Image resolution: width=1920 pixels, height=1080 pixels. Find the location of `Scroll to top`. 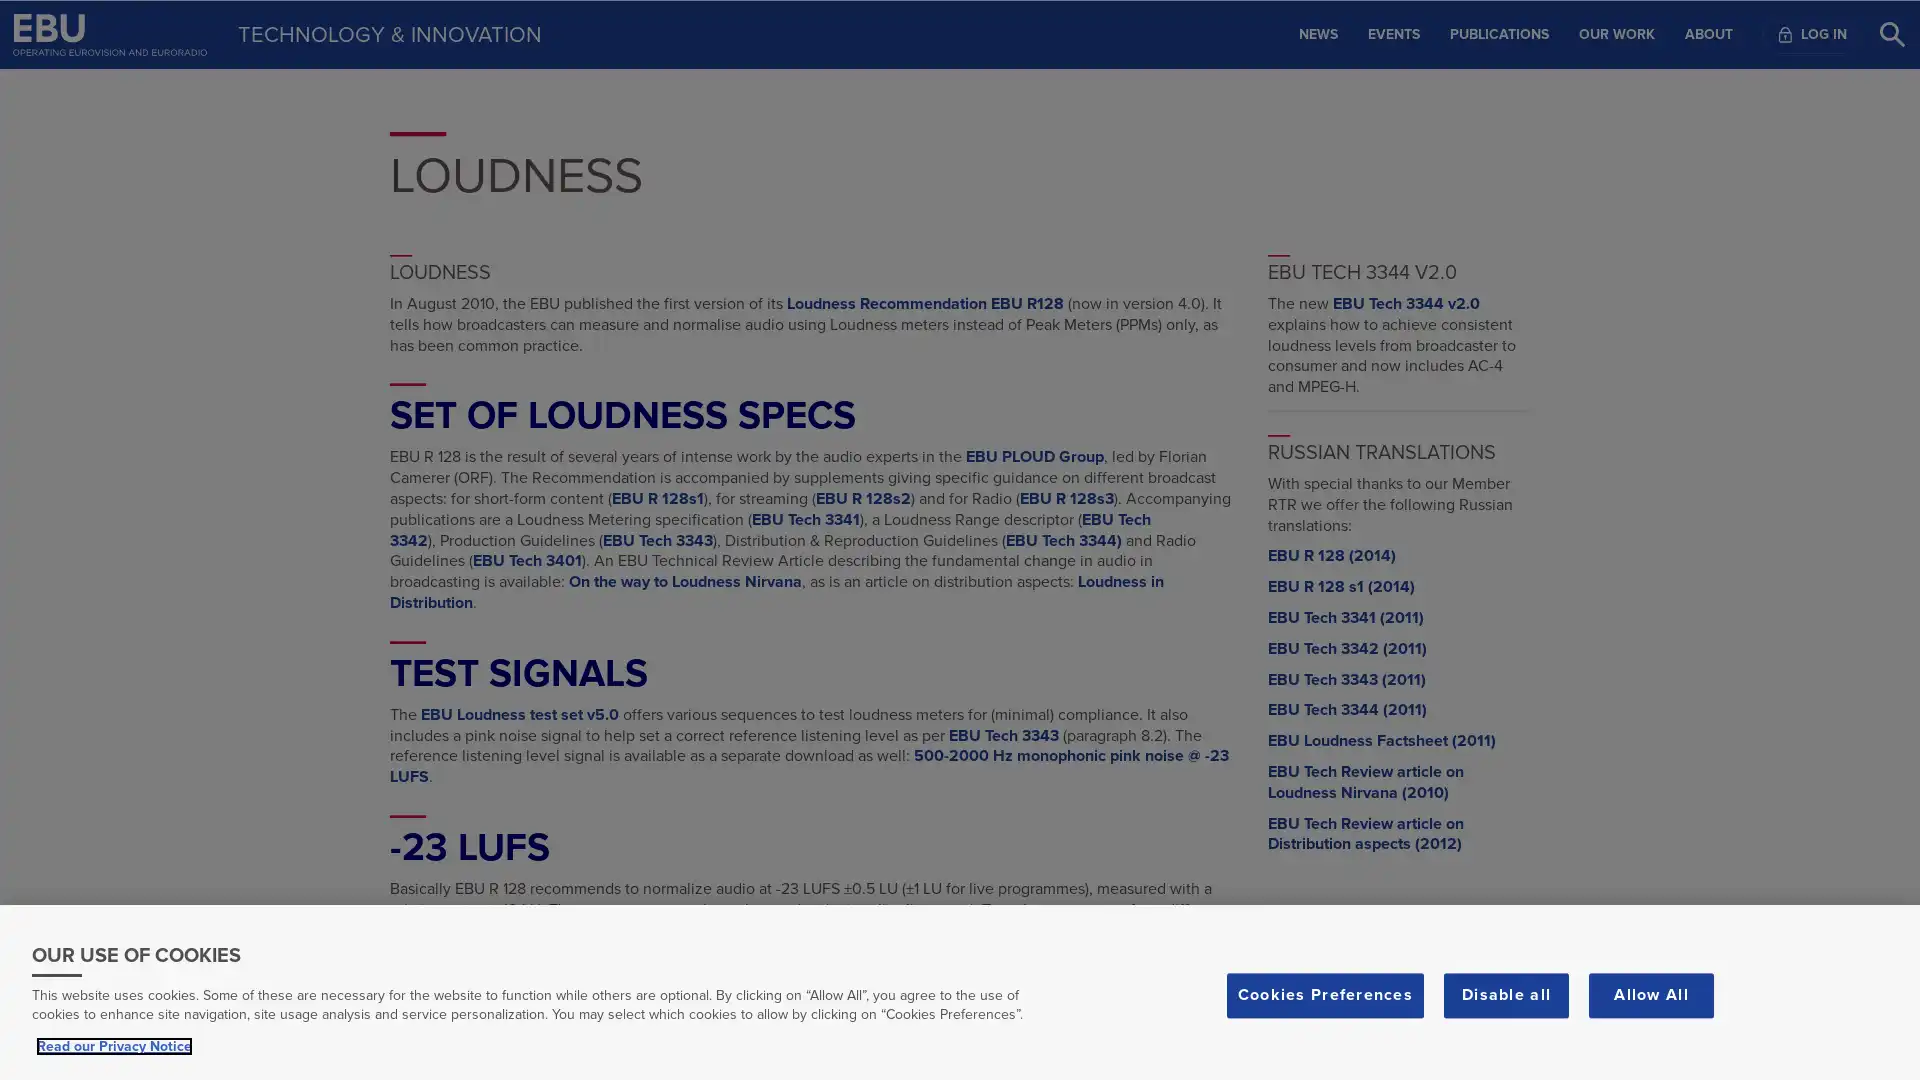

Scroll to top is located at coordinates (1808, 947).